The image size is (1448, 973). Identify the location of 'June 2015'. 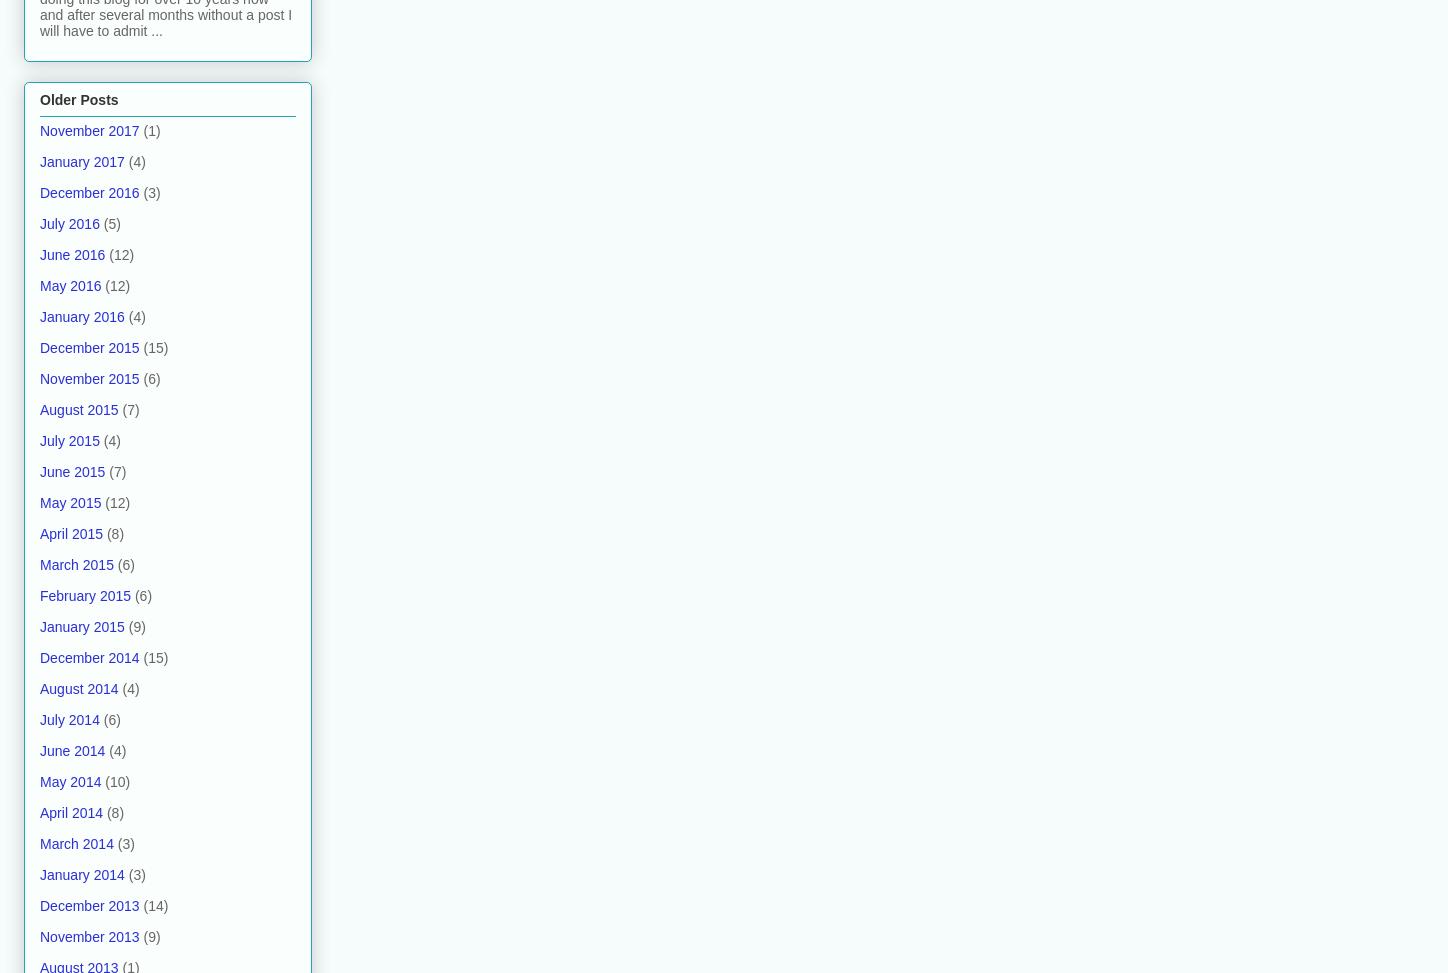
(72, 471).